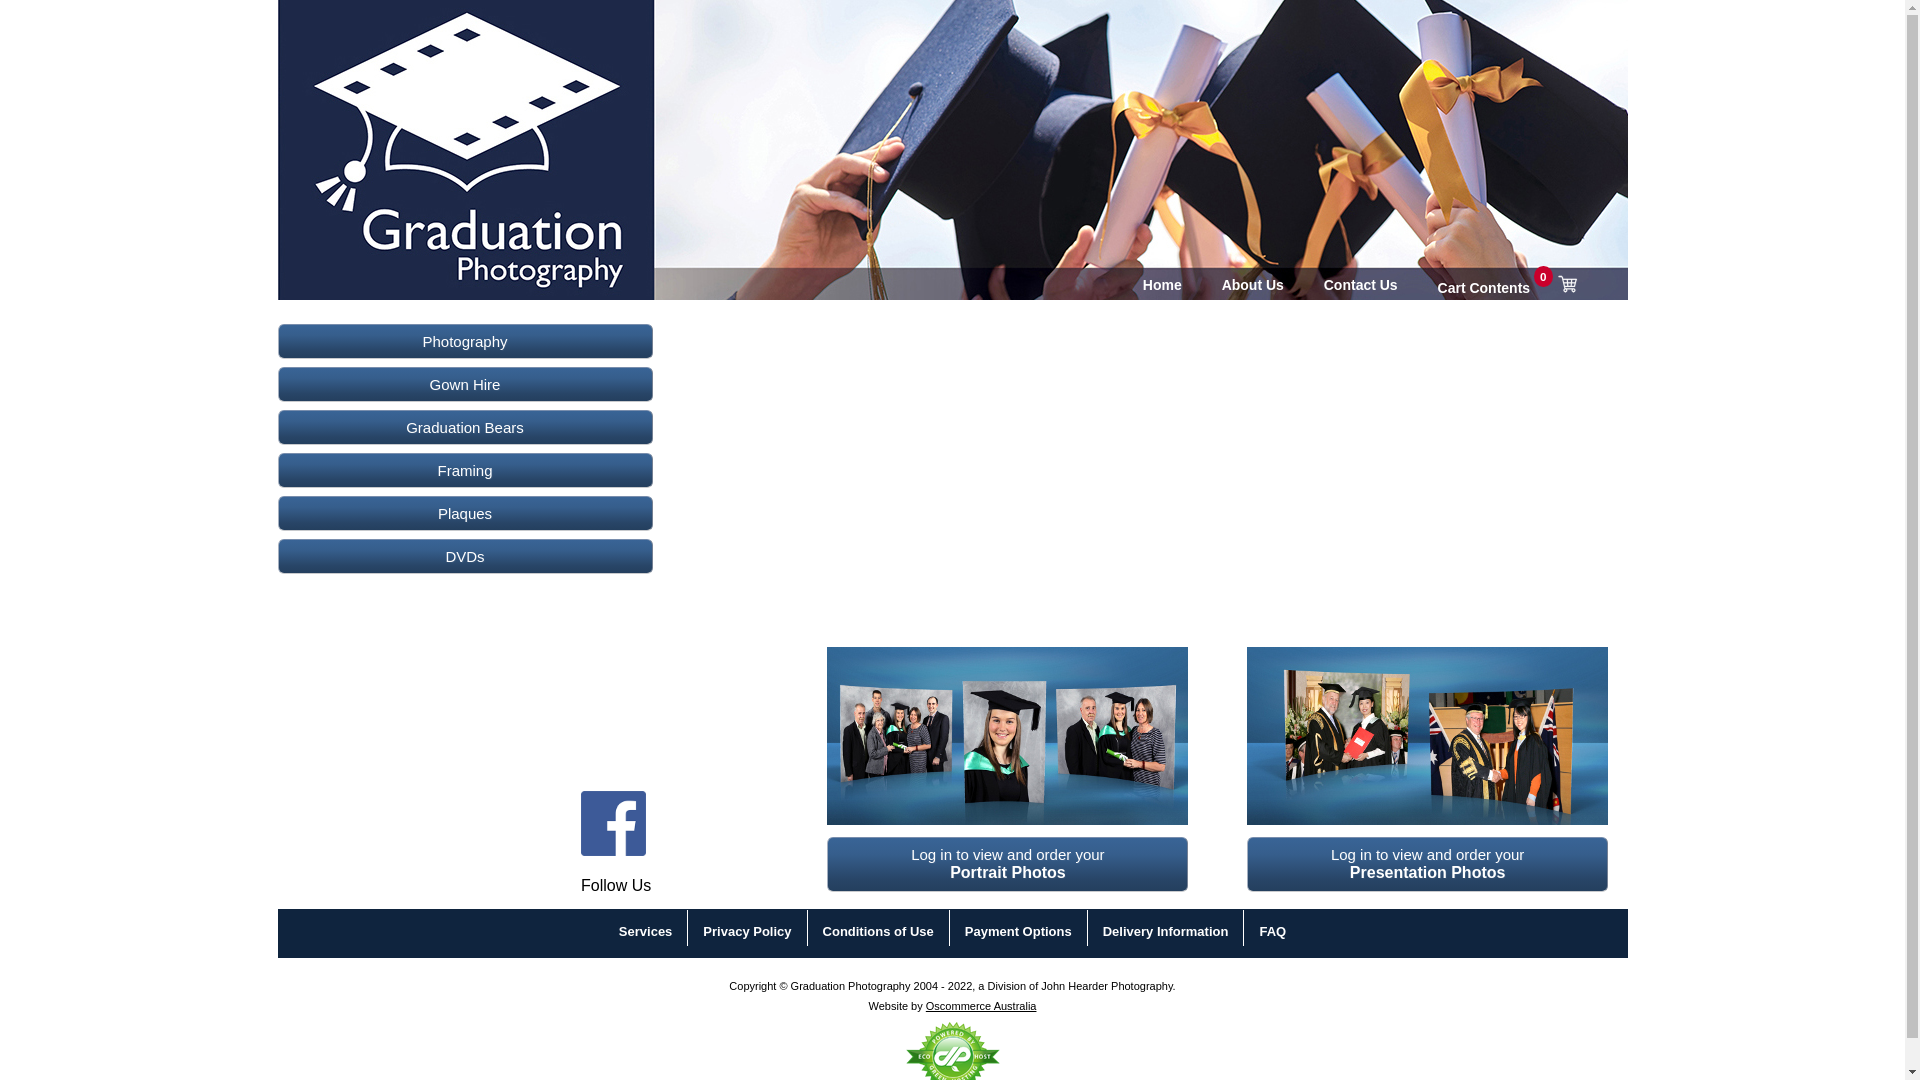 The height and width of the screenshot is (1080, 1920). Describe the element at coordinates (646, 931) in the screenshot. I see `'Services'` at that location.